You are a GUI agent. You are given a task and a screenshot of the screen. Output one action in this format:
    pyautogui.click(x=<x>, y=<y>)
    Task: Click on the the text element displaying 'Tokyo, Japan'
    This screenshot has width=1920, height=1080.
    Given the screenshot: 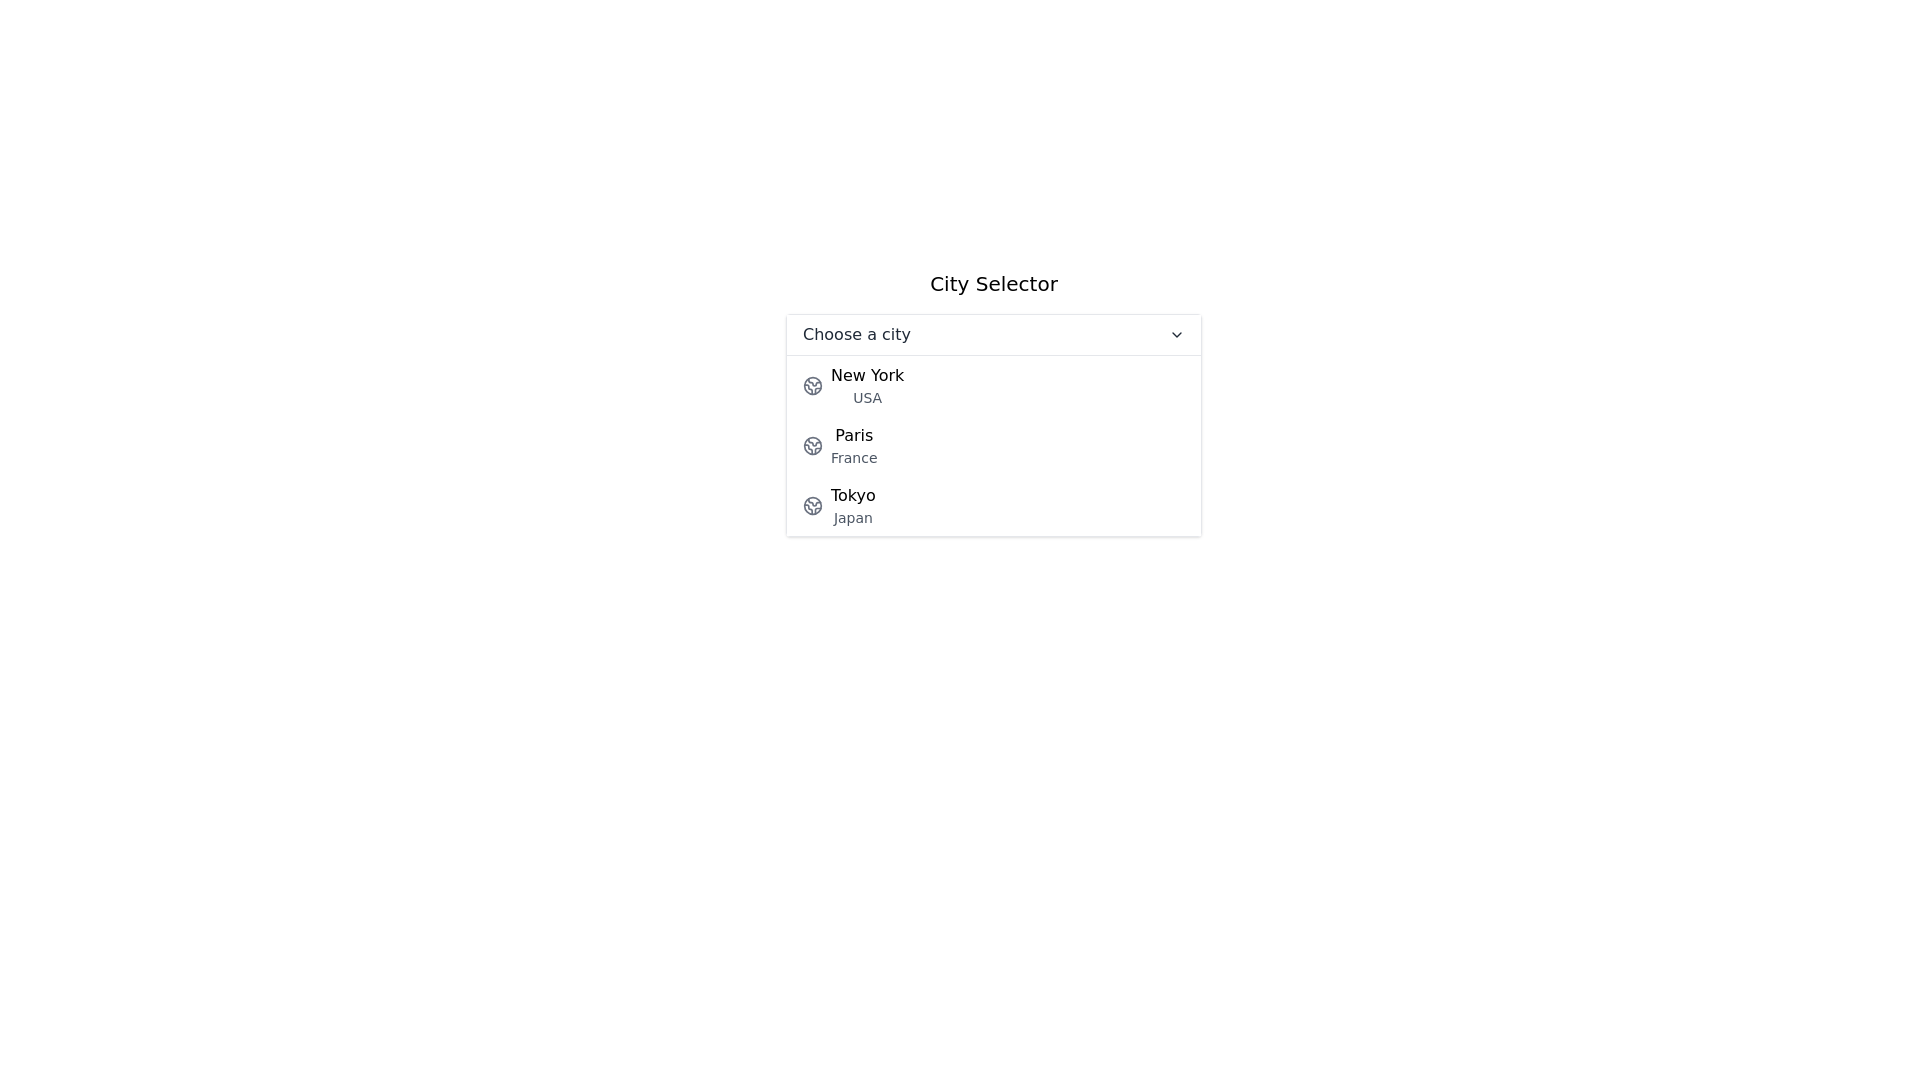 What is the action you would take?
    pyautogui.click(x=853, y=504)
    